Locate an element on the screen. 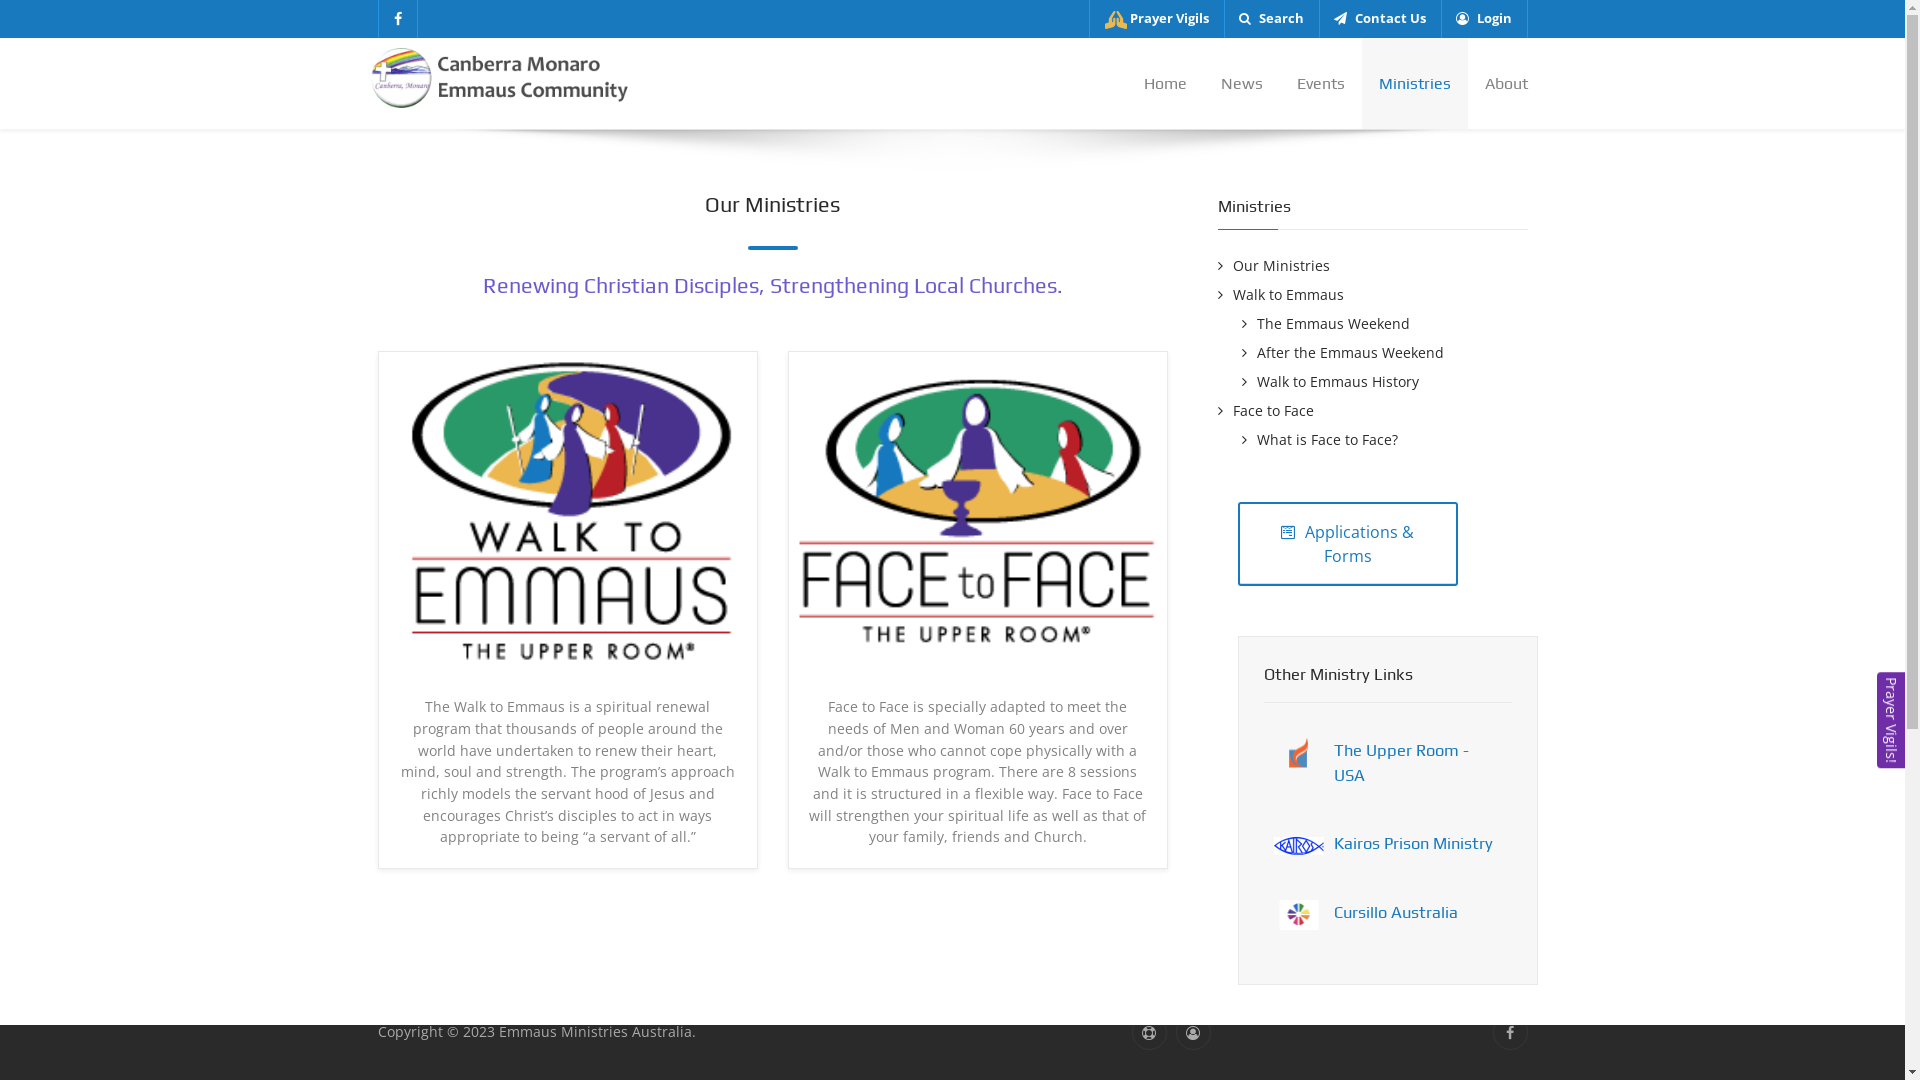  'Canberra Monaro Facebook Page' is located at coordinates (1509, 1032).